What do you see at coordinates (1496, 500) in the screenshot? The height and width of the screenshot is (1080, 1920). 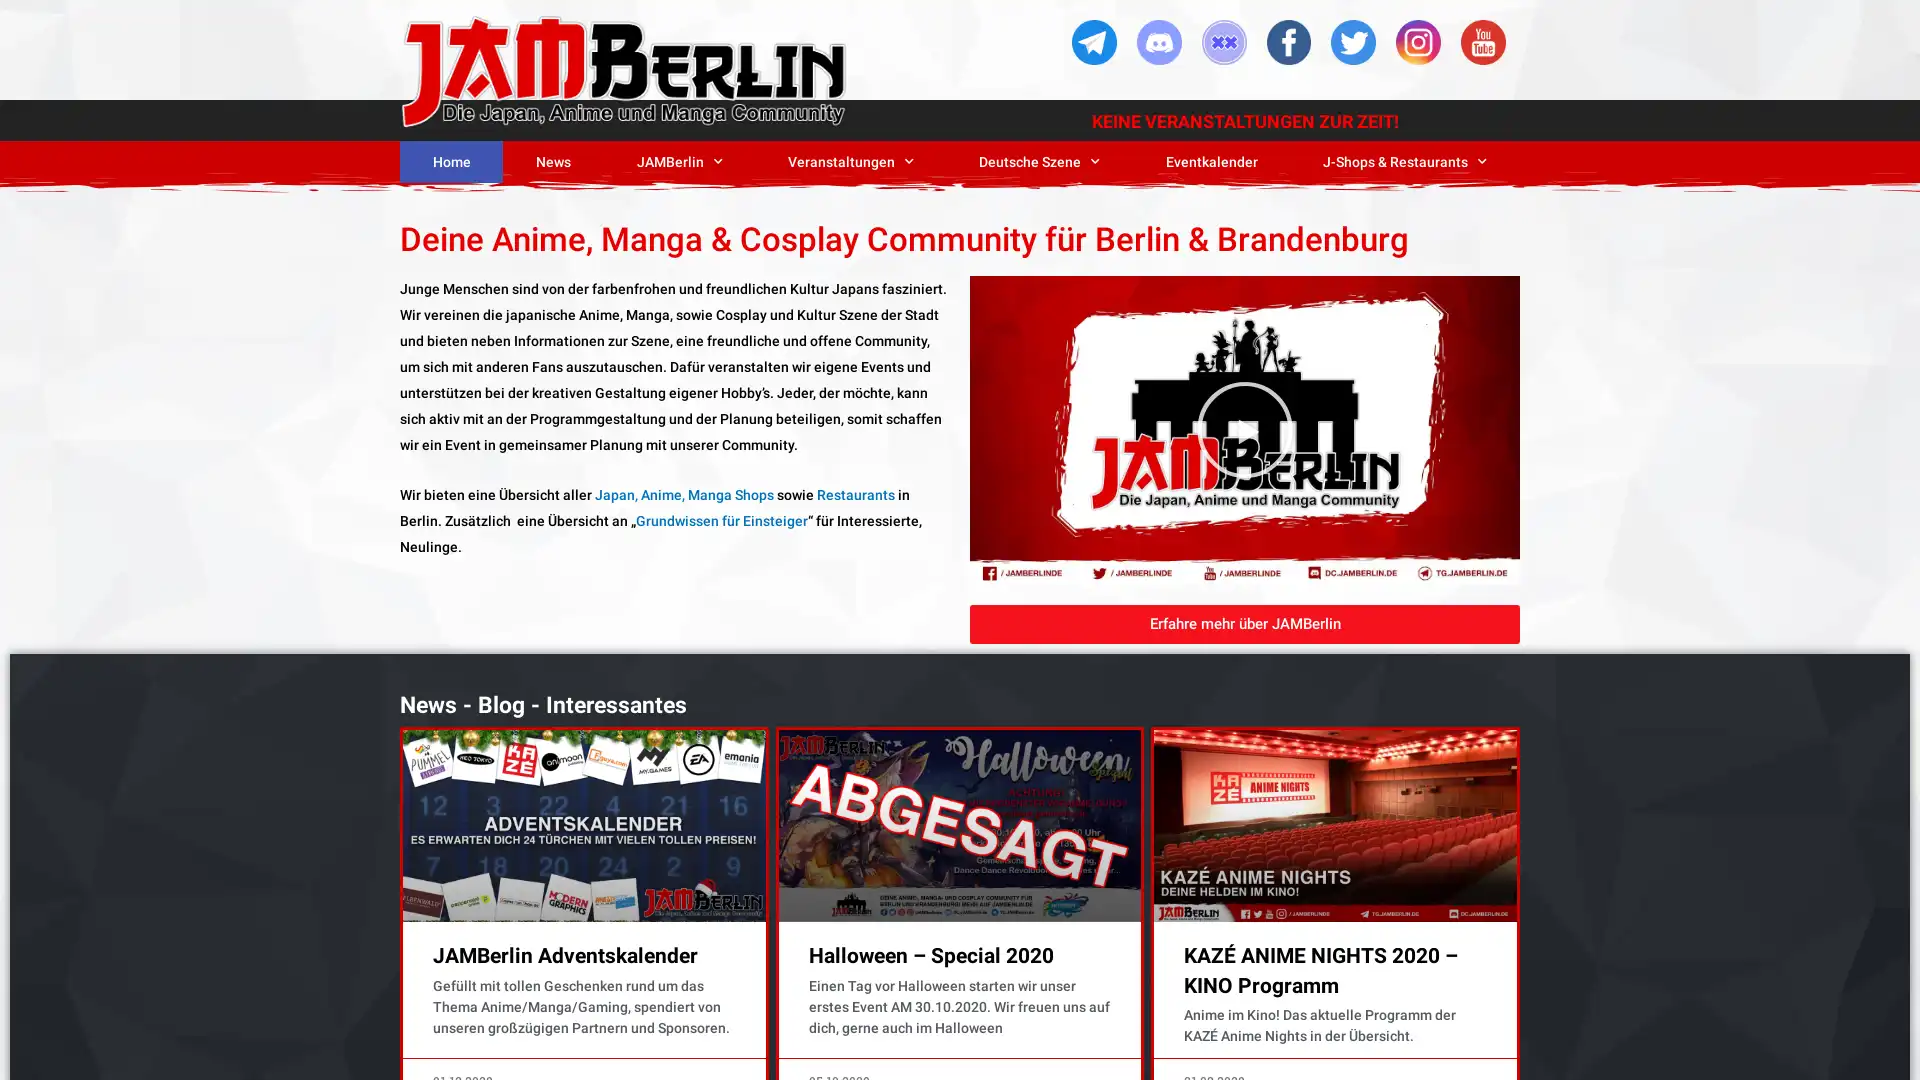 I see `show more media controls` at bounding box center [1496, 500].